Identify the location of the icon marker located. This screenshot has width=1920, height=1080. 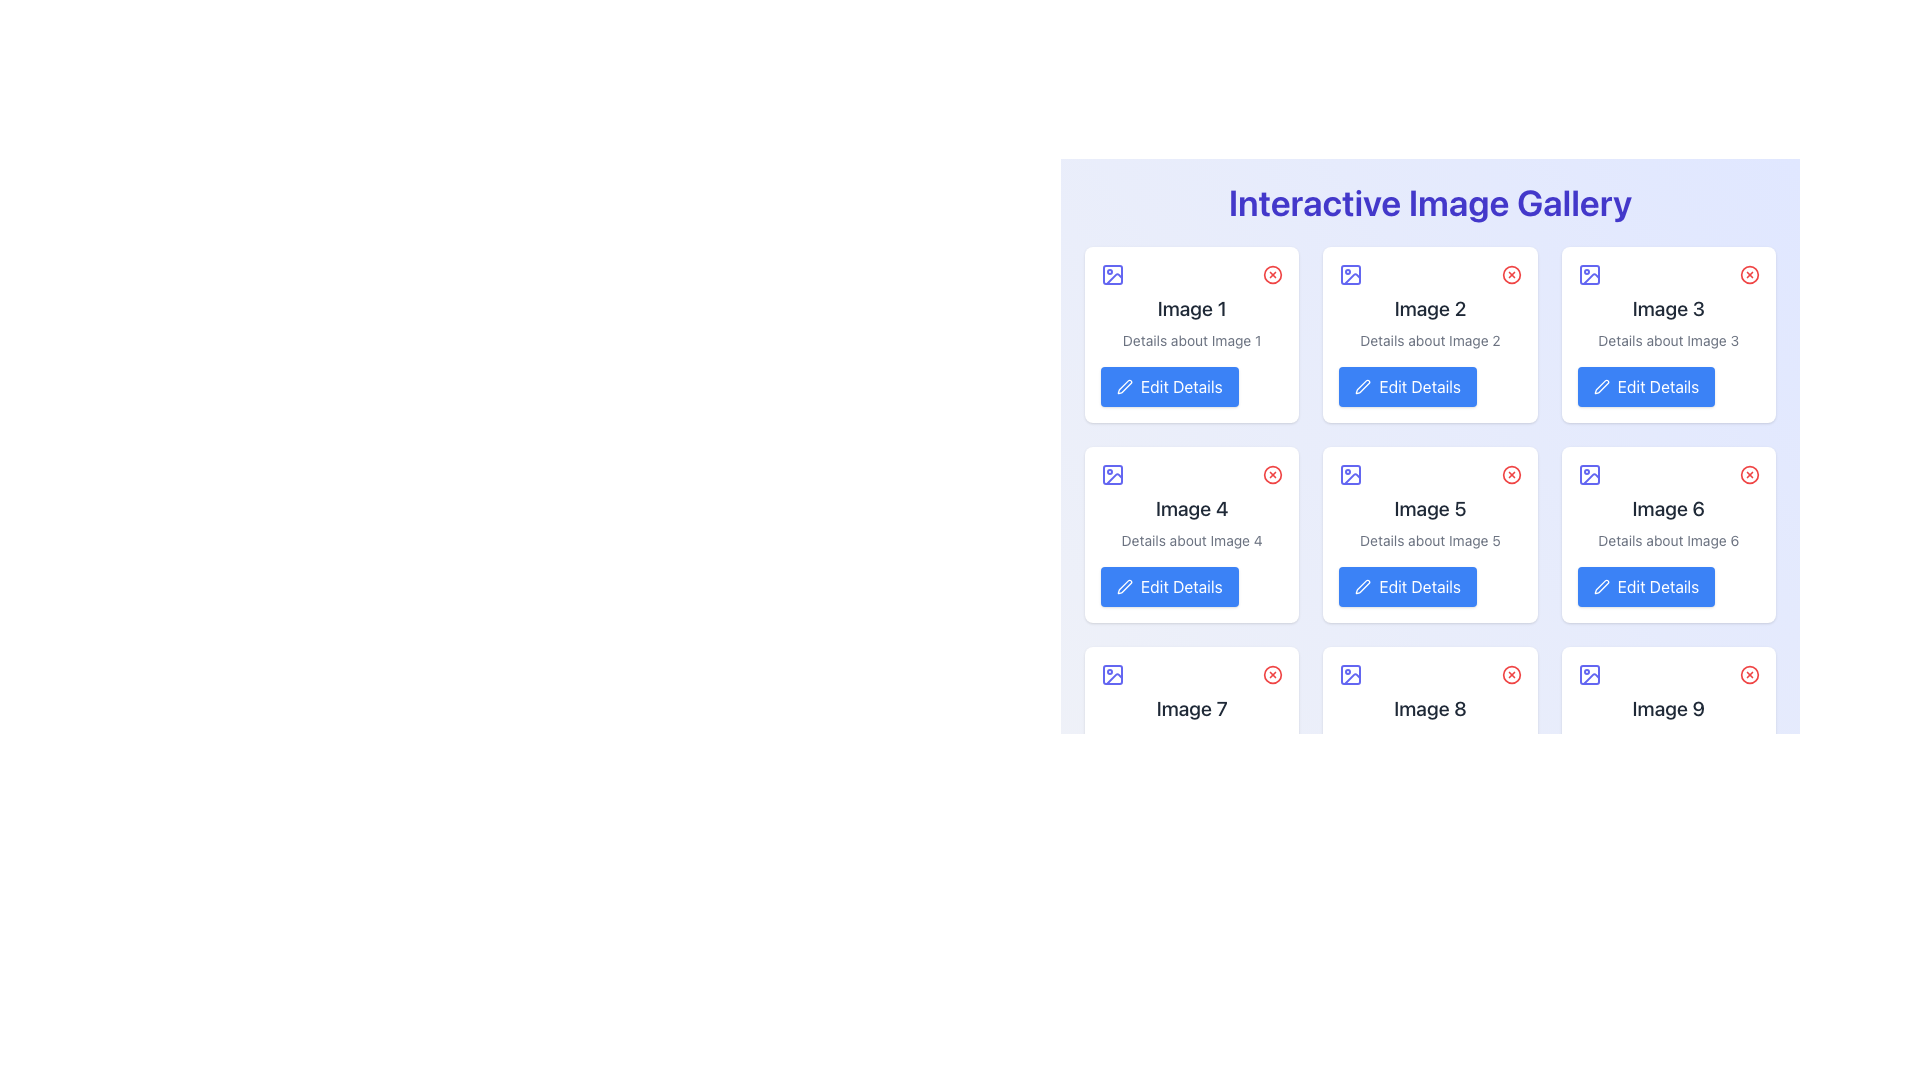
(1112, 474).